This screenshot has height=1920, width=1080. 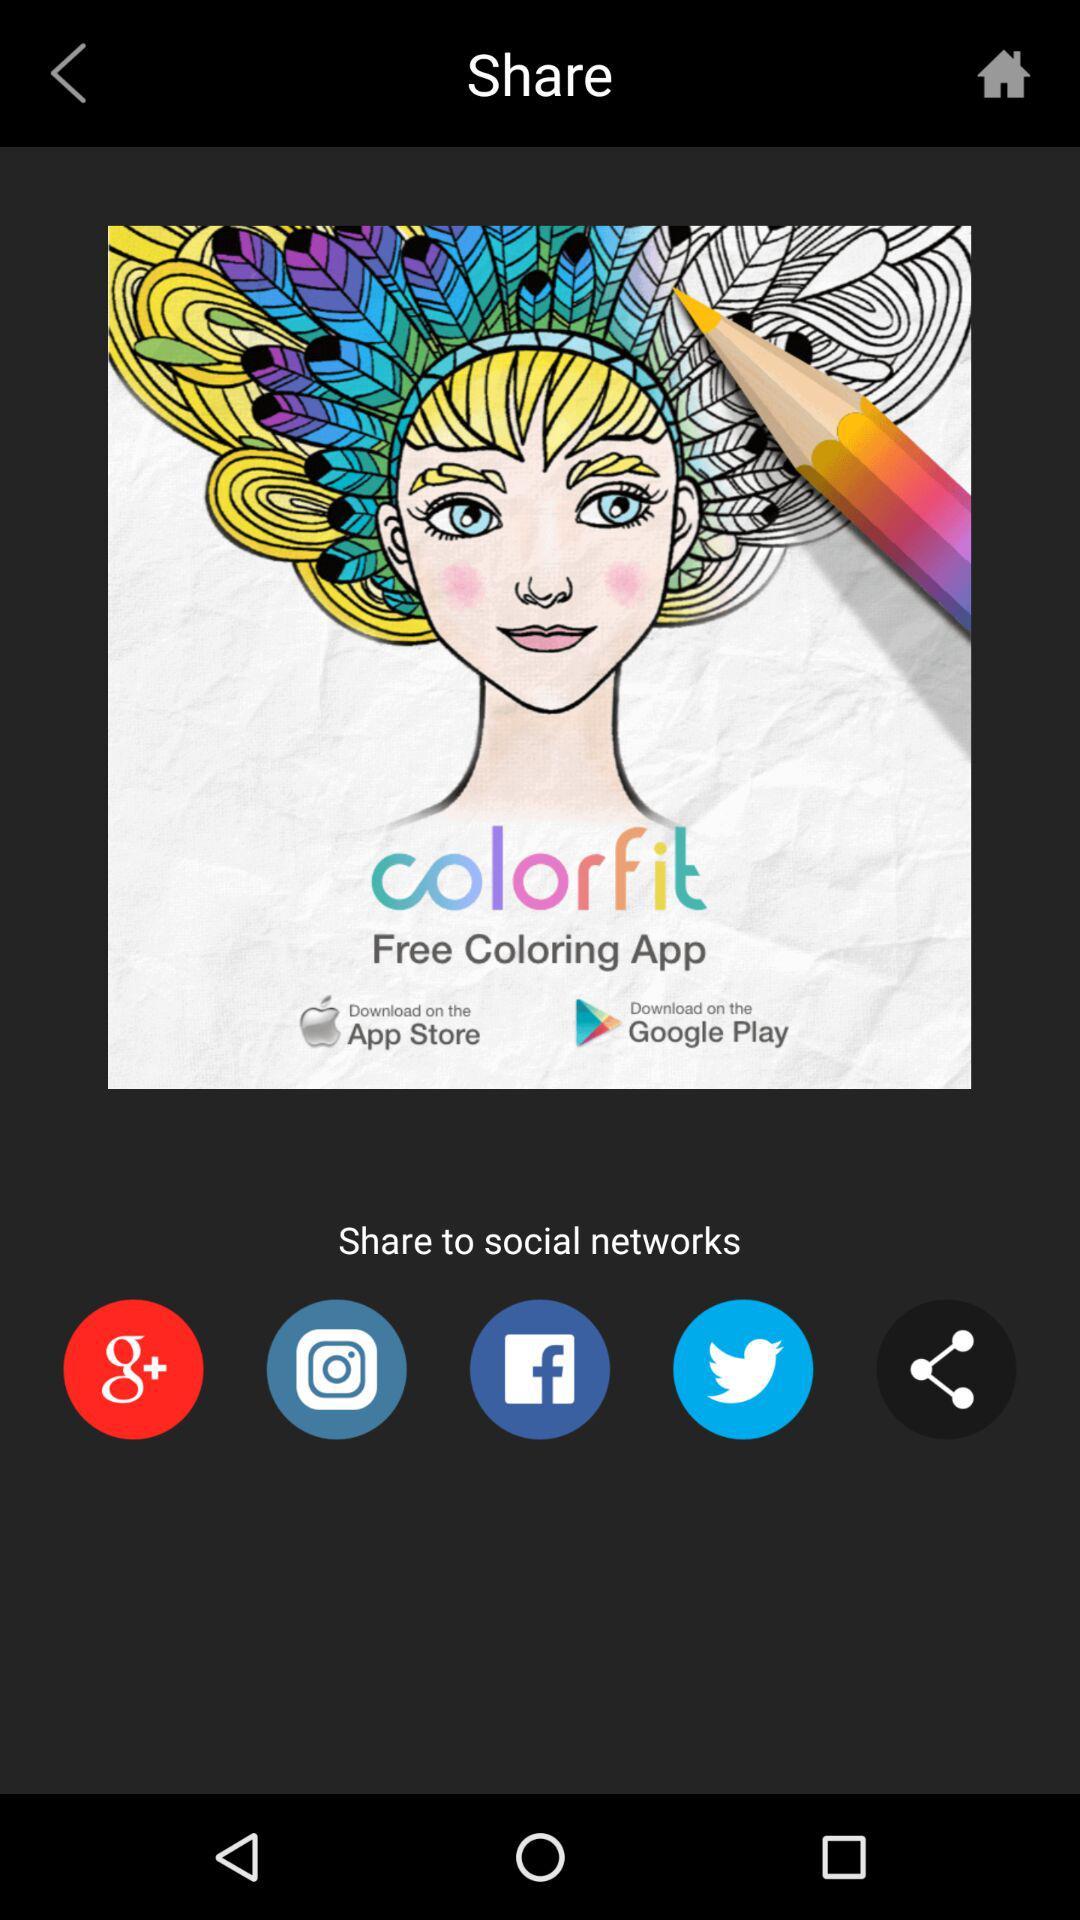 I want to click on the icon below share to social icon, so click(x=742, y=1368).